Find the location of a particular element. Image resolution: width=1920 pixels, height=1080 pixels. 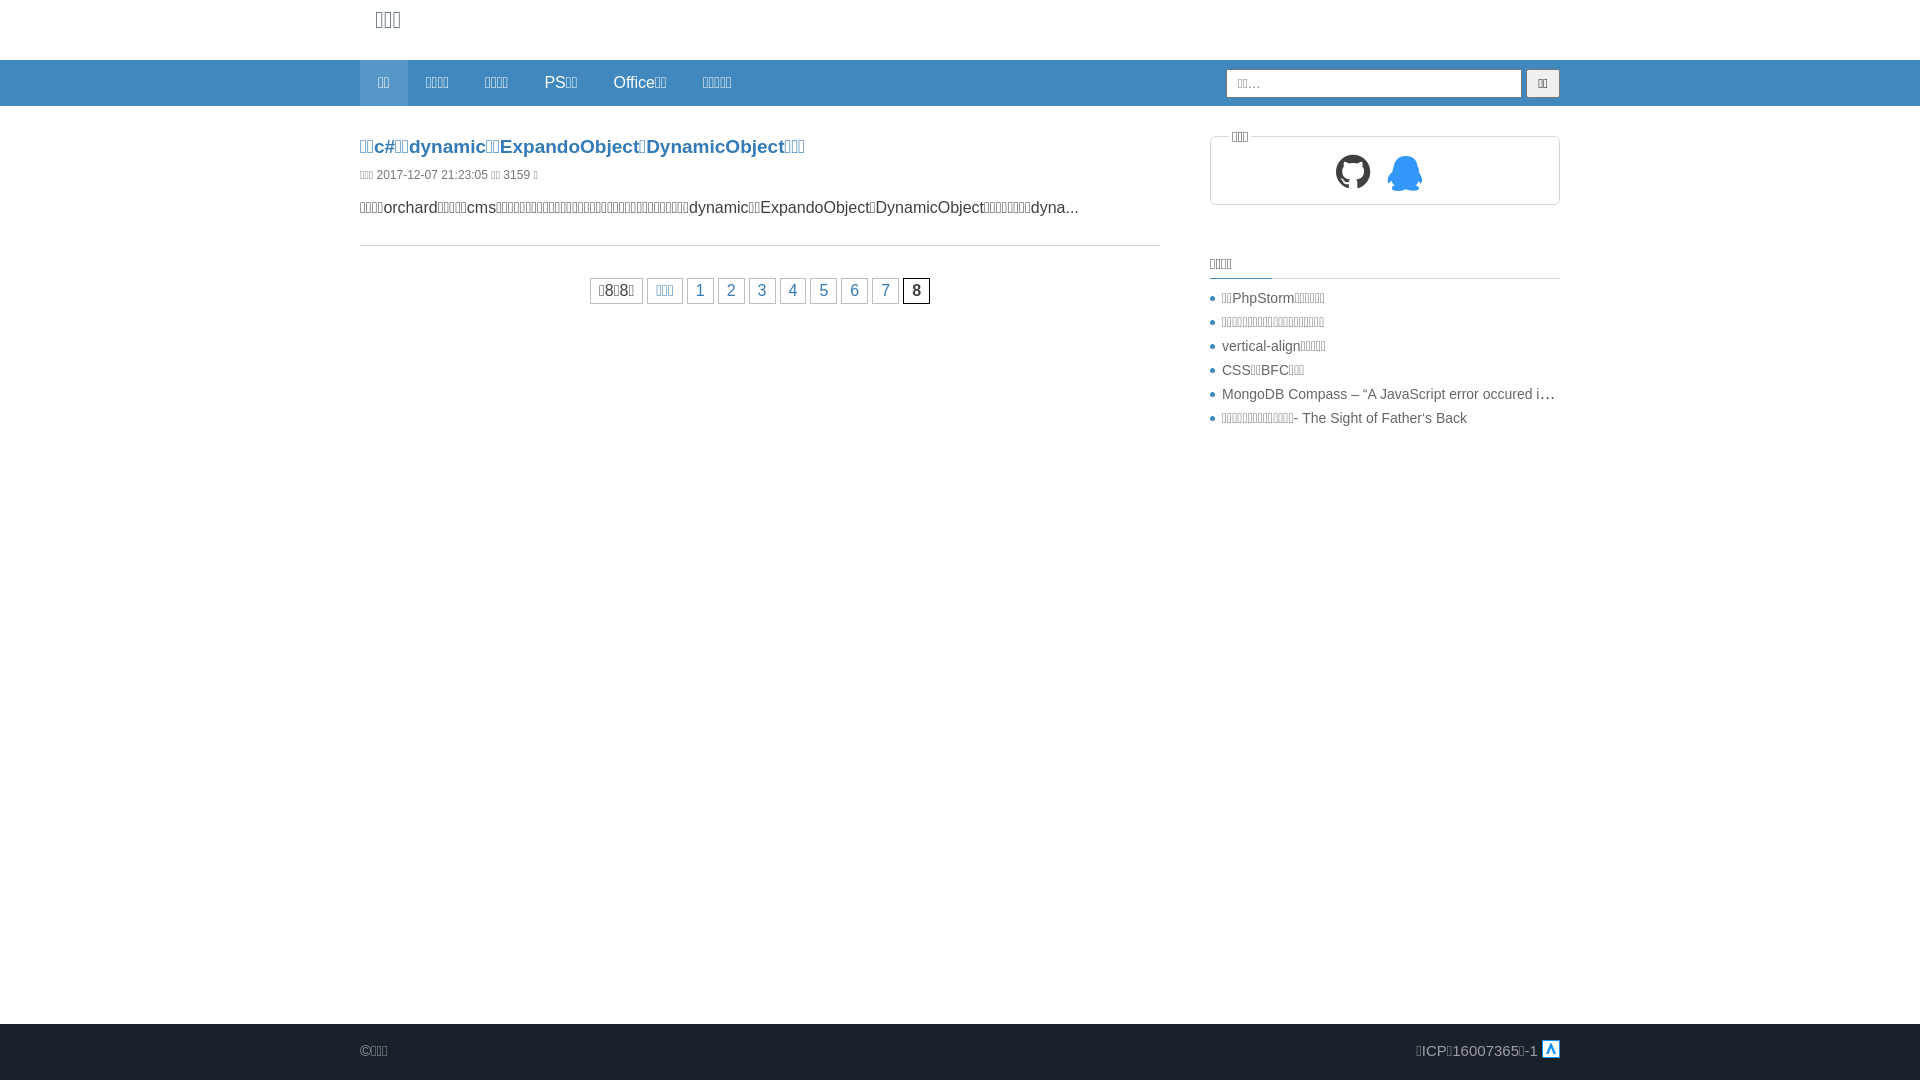

'2' is located at coordinates (730, 290).